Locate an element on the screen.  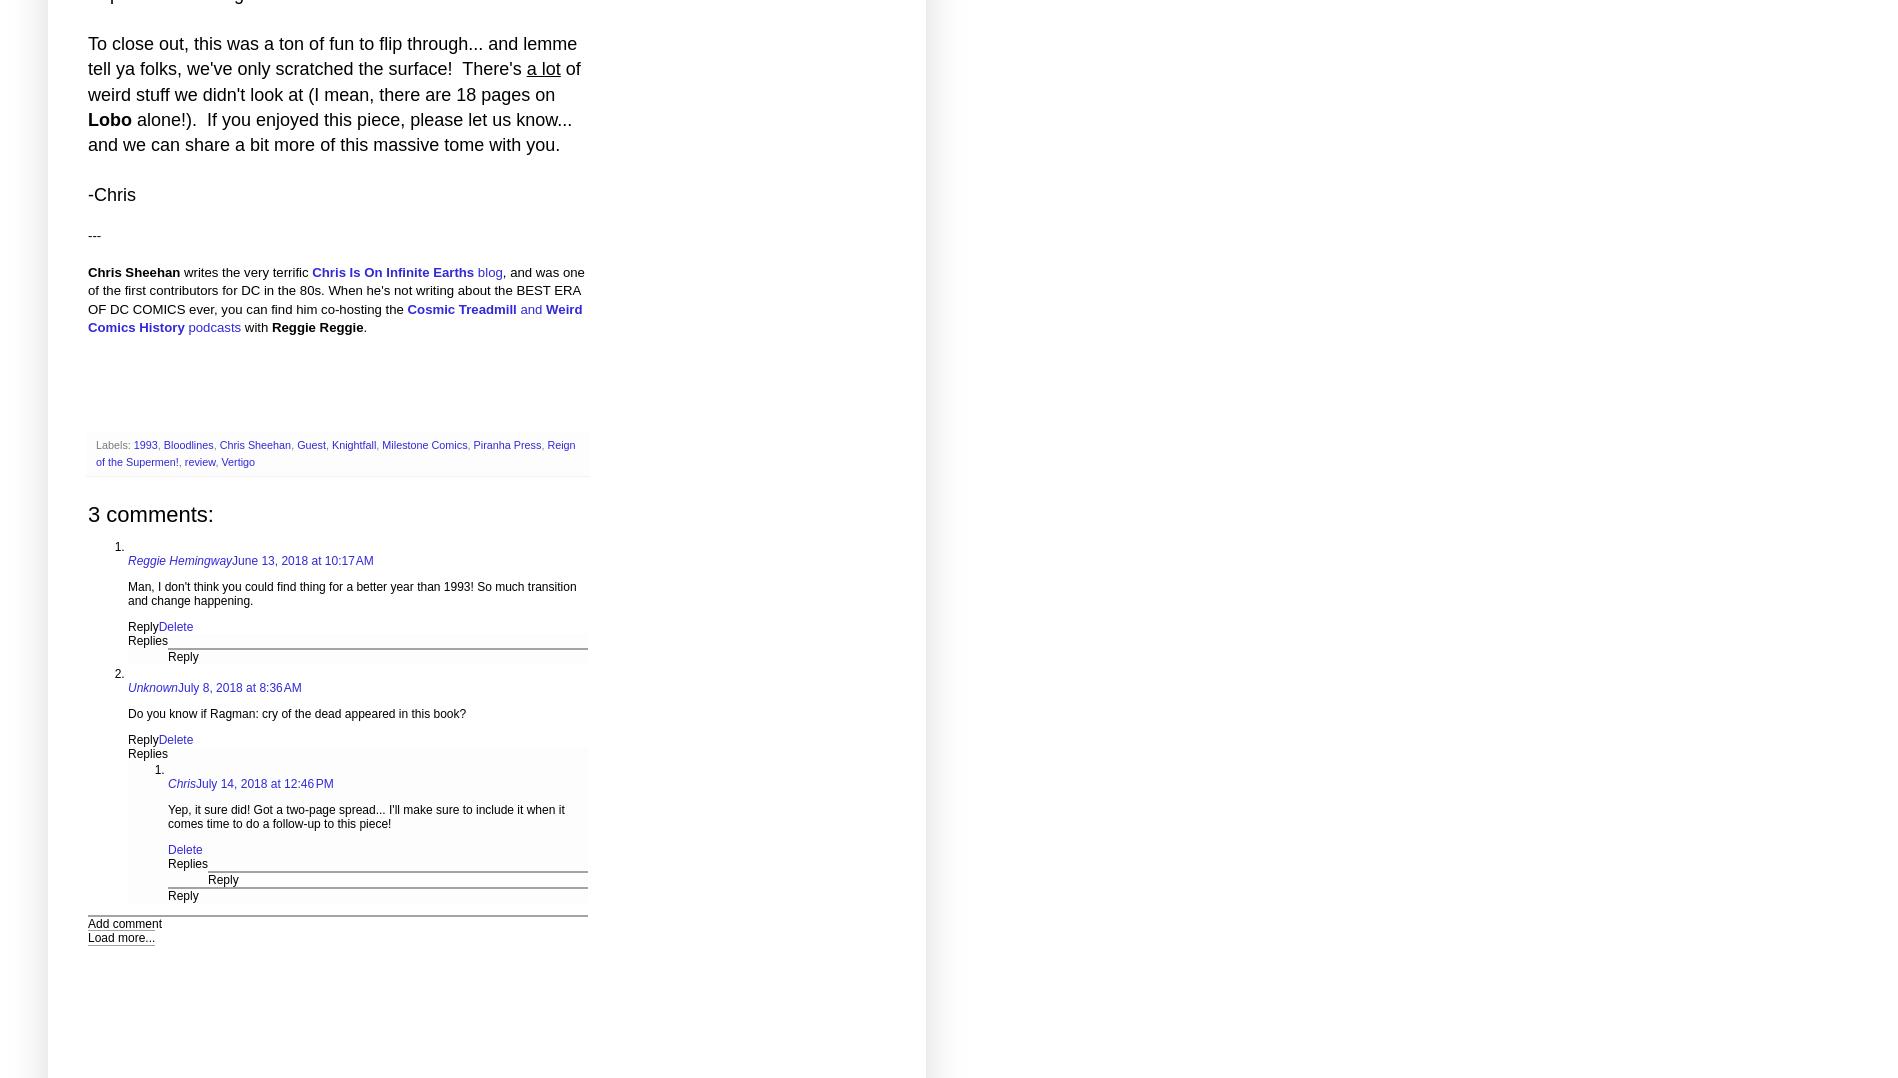
'blog' is located at coordinates (486, 271).